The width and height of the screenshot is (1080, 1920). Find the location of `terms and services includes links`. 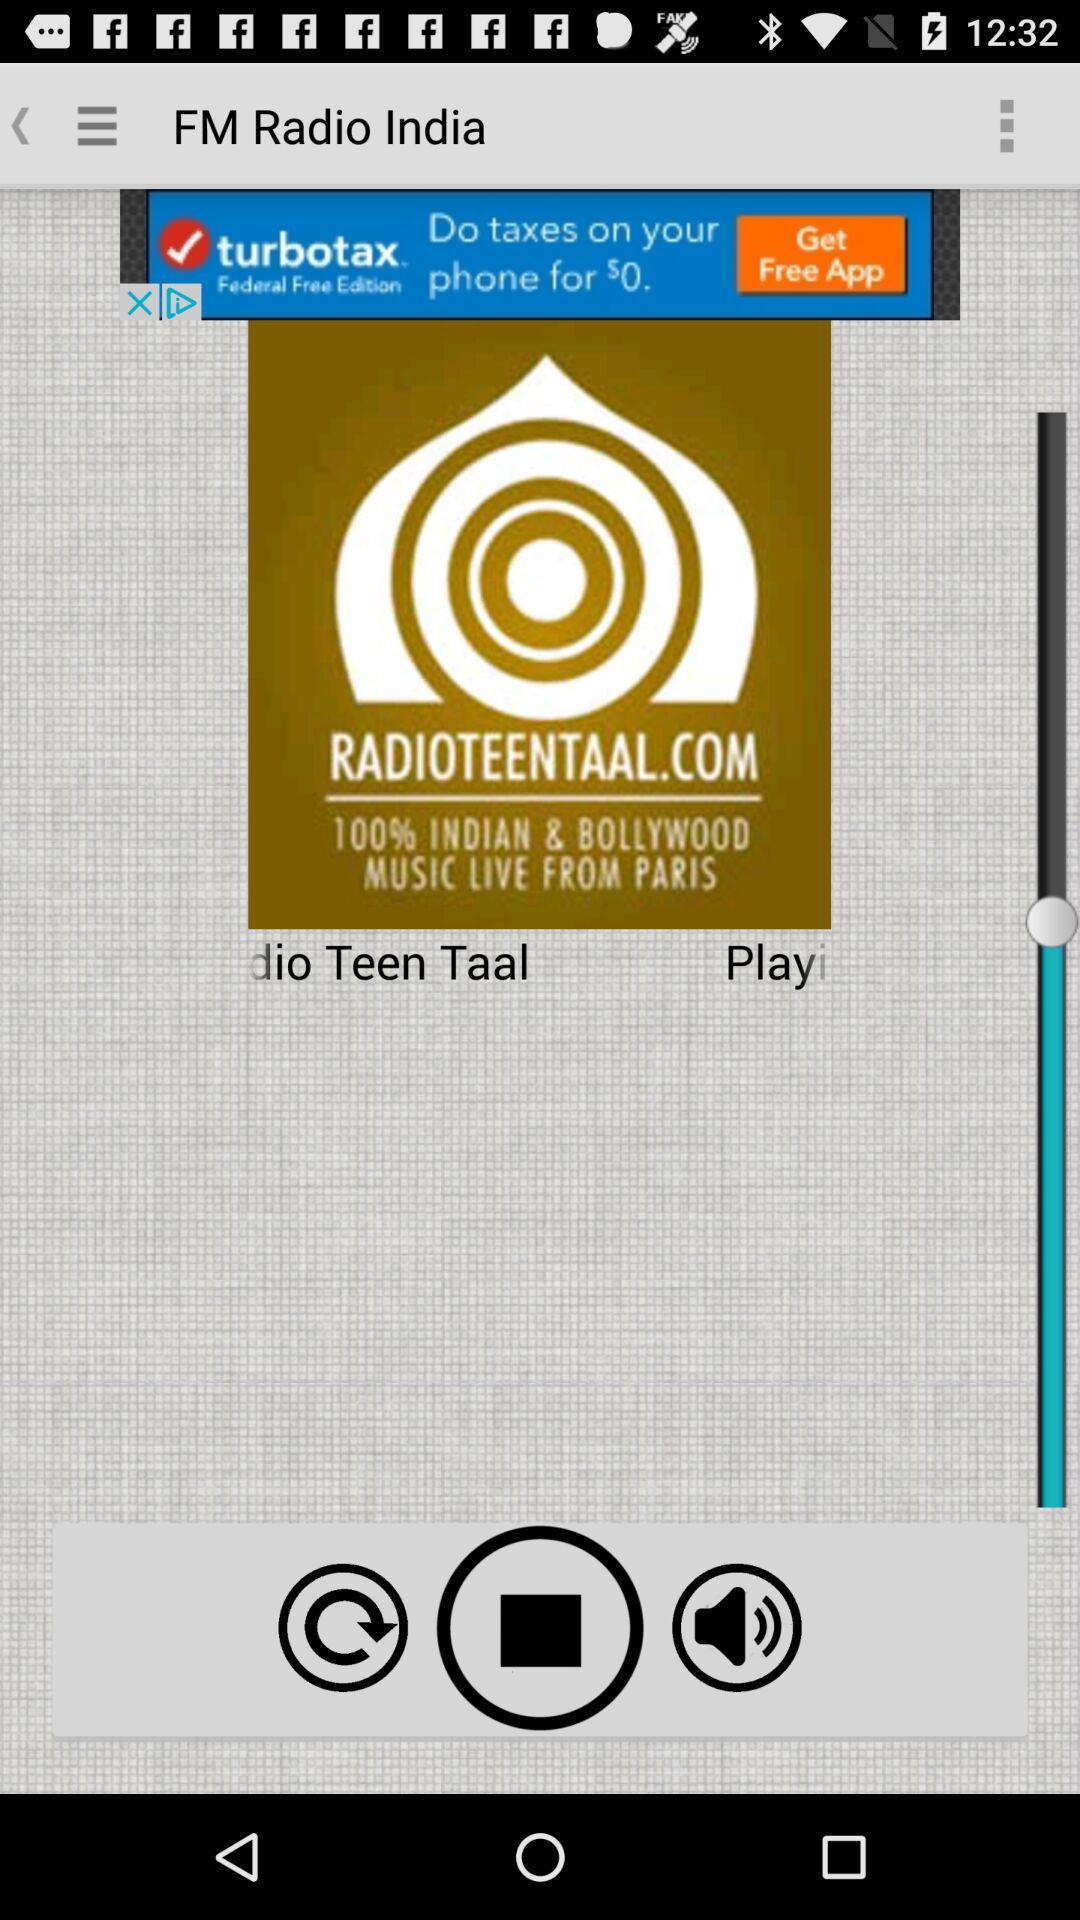

terms and services includes links is located at coordinates (736, 1627).